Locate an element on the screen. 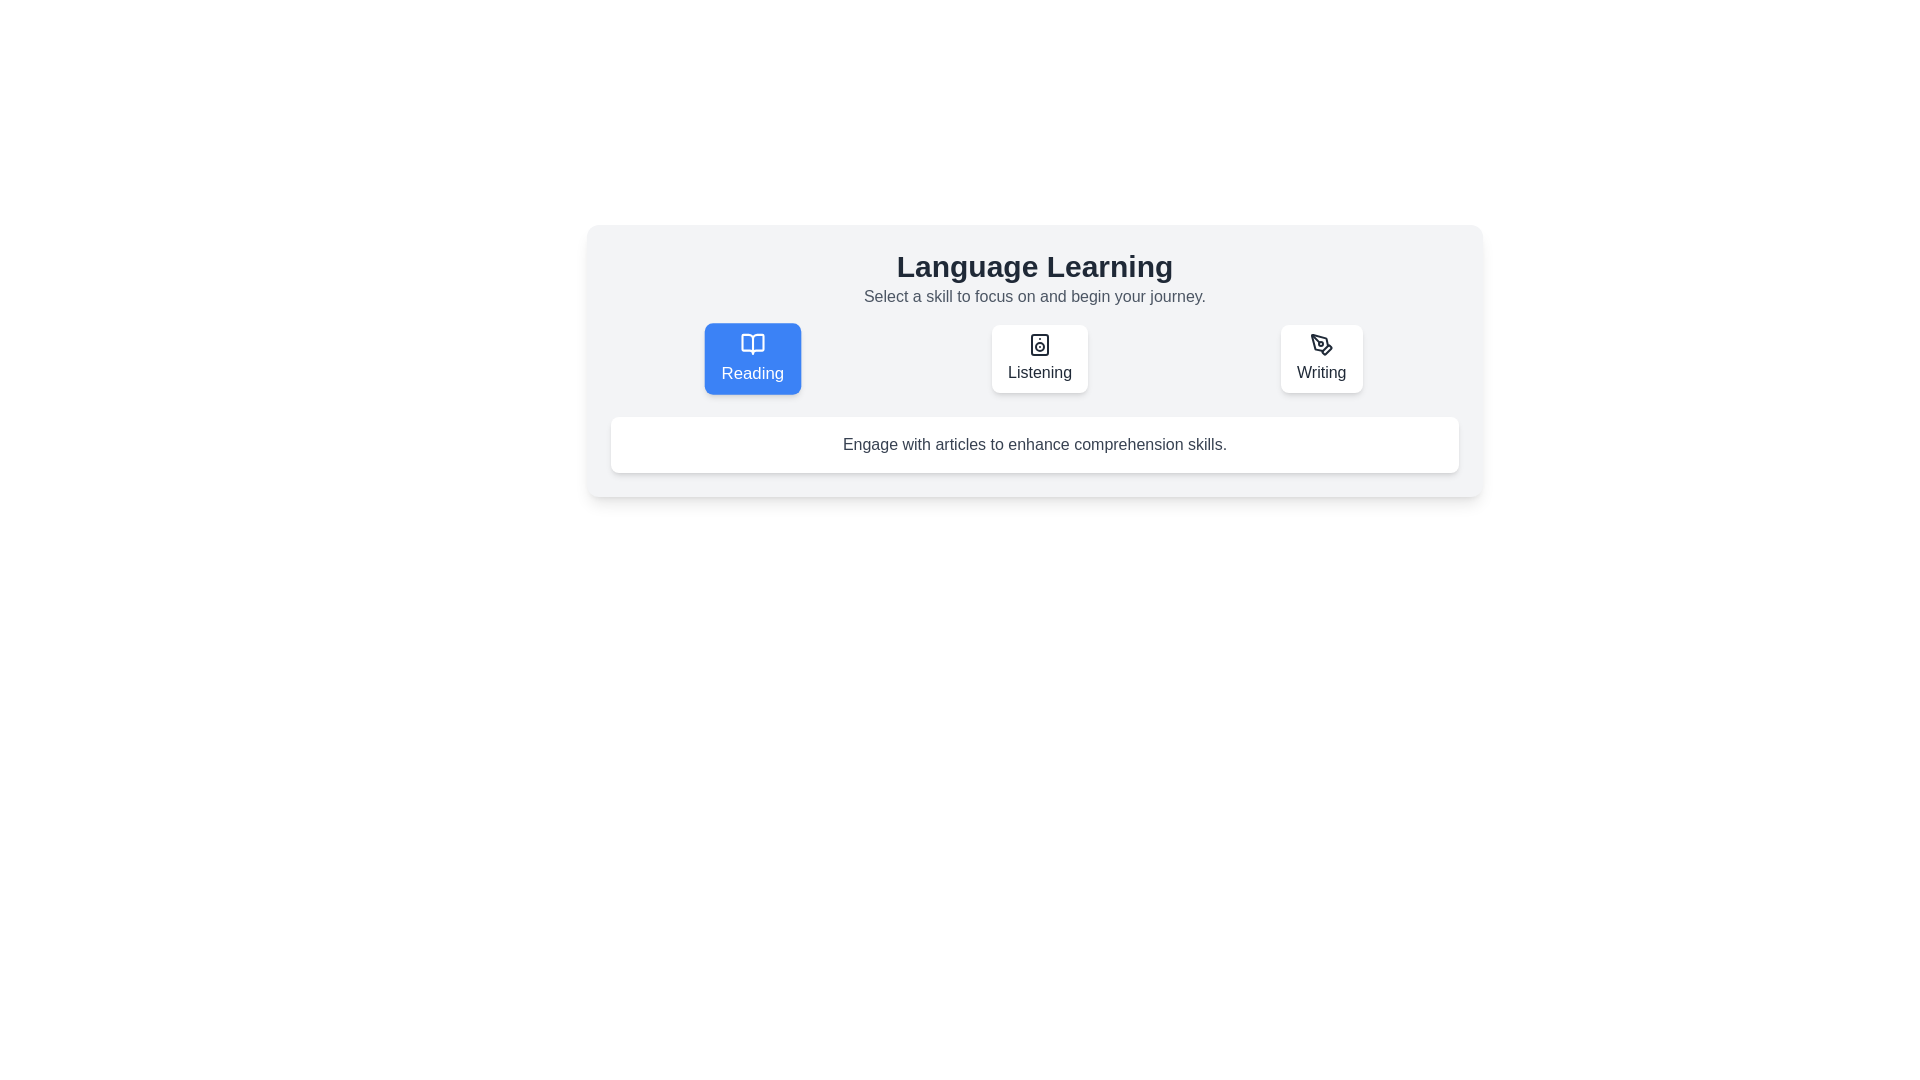 This screenshot has height=1080, width=1920. text content of the descriptive text label that says 'Engage with articles to enhance comprehension skills.' located below the main heading 'Language Learning' and the three skill buttons is located at coordinates (1035, 443).